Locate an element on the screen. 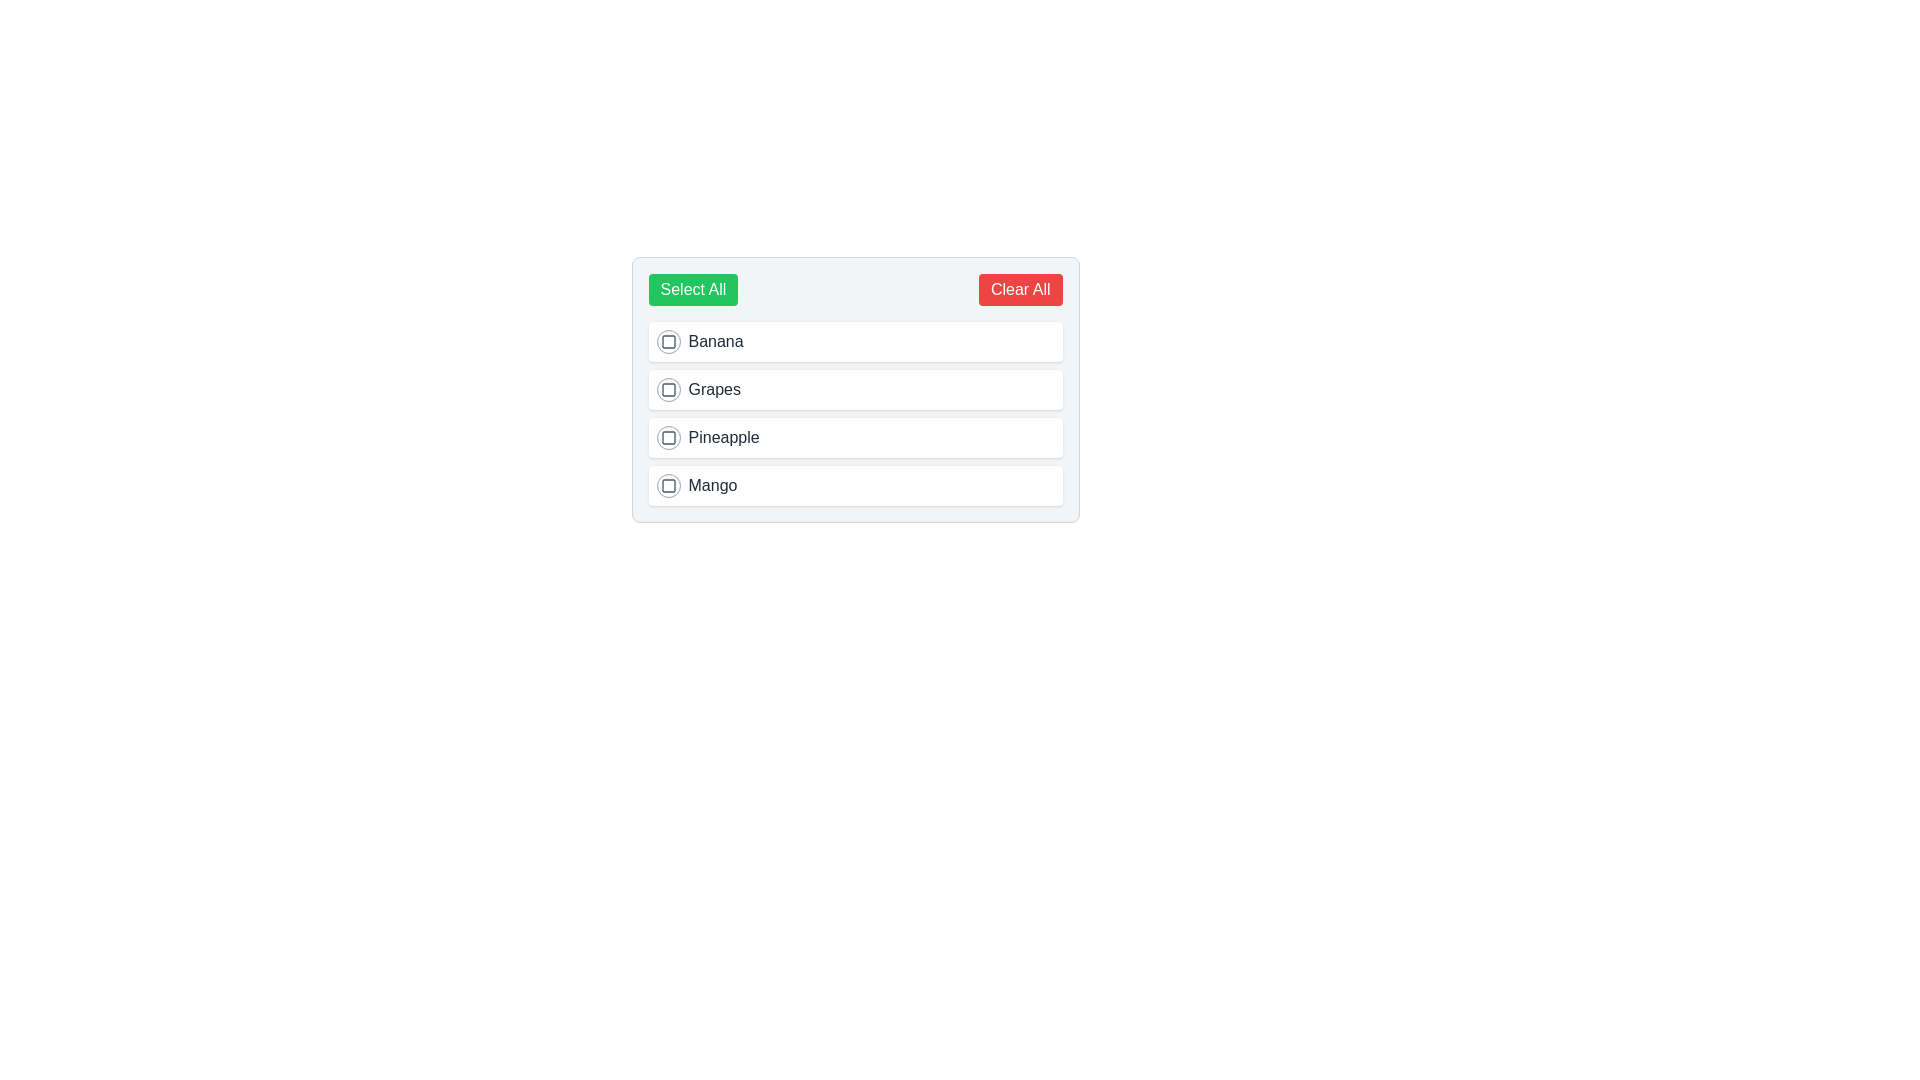 Image resolution: width=1920 pixels, height=1080 pixels. text content of the text label displaying 'Mango' in dark-gray font, positioned below the item labeled Pineapple is located at coordinates (712, 486).